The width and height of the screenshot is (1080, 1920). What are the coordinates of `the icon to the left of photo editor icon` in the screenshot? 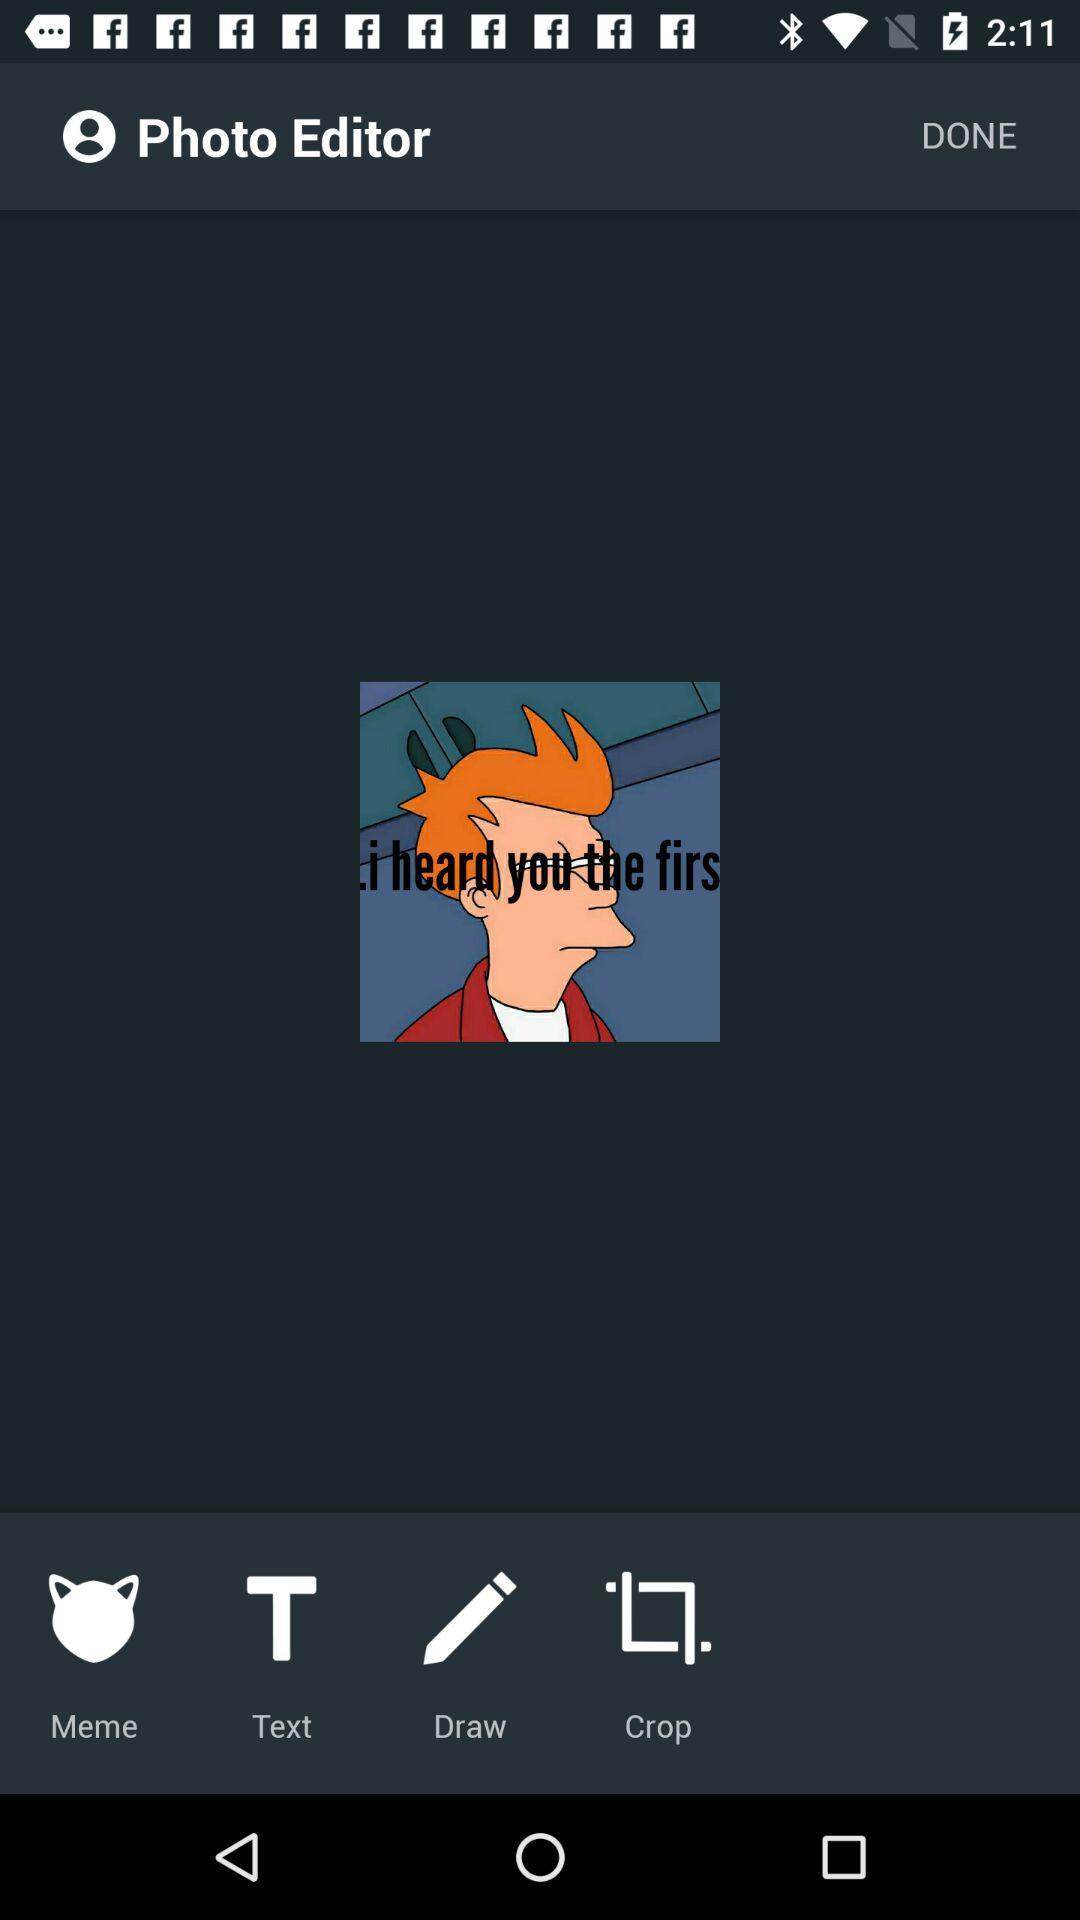 It's located at (88, 135).